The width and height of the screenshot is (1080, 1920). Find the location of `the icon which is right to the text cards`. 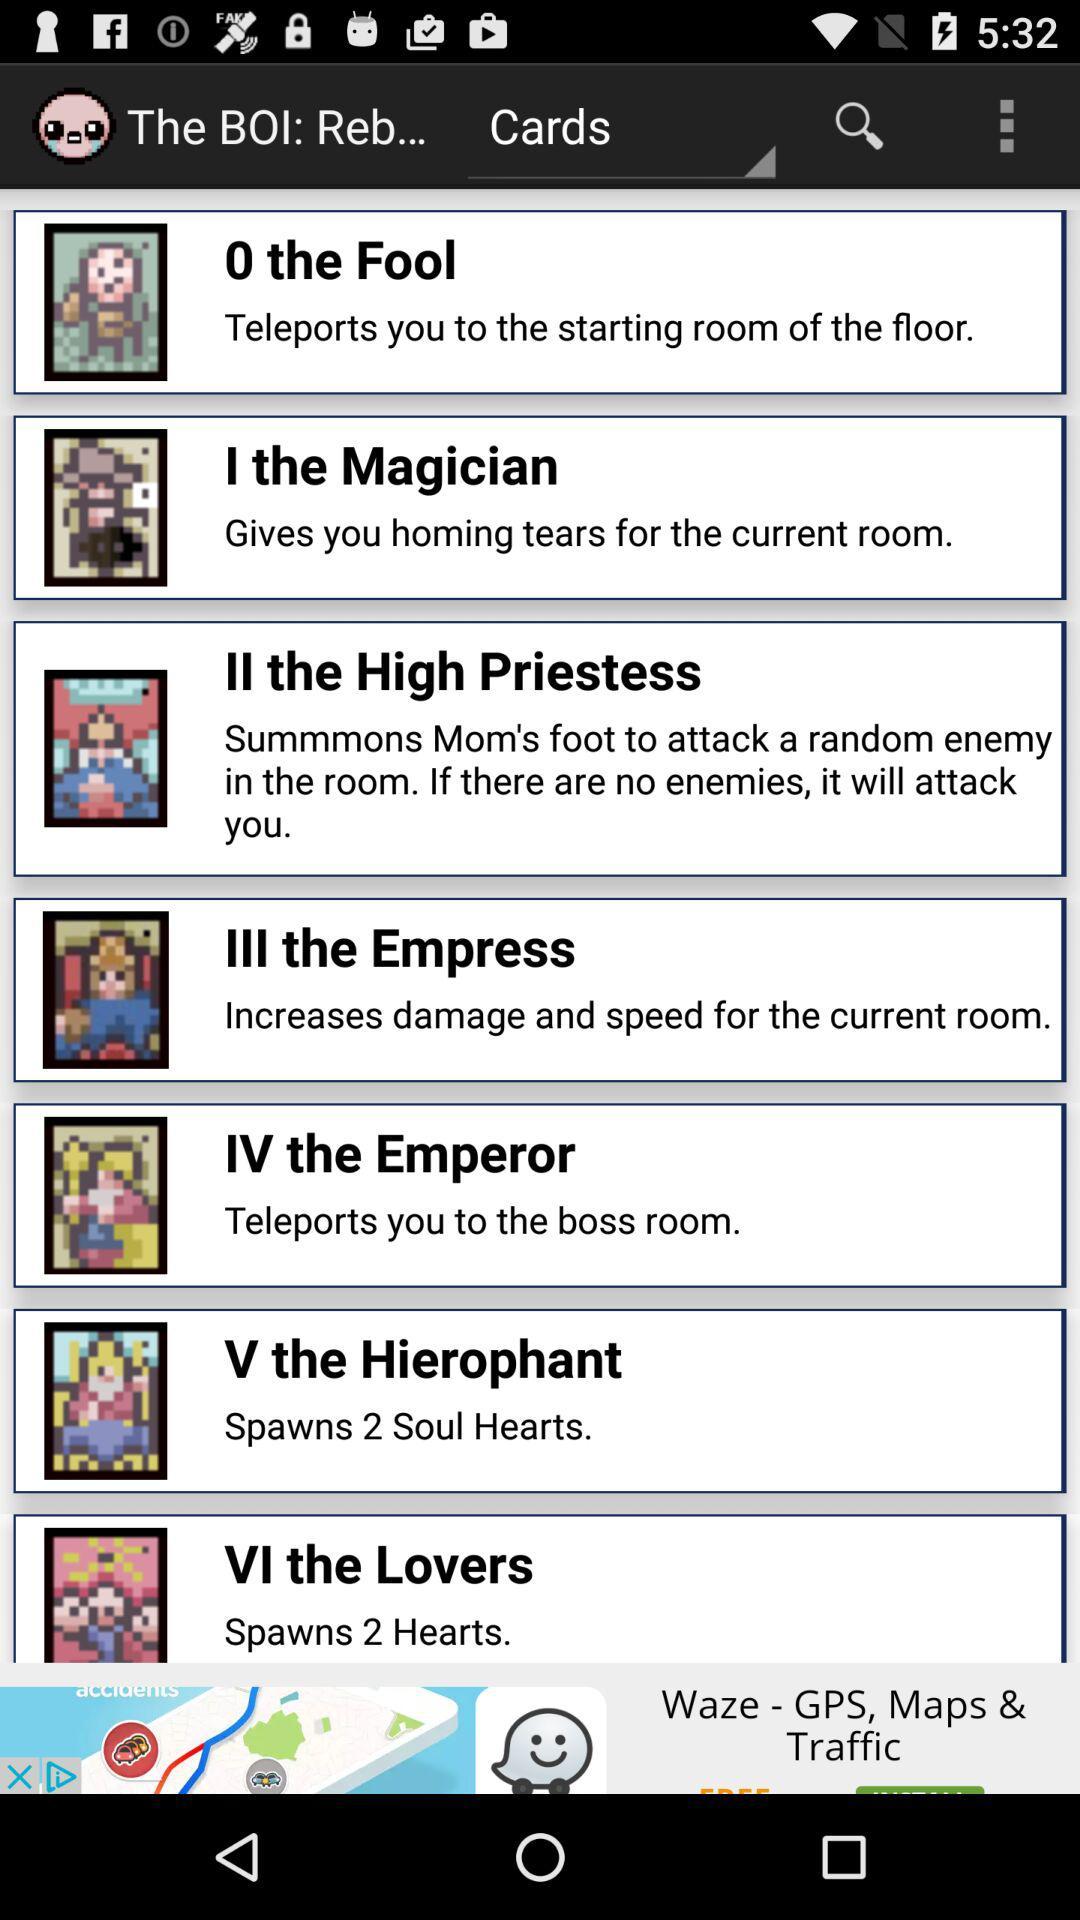

the icon which is right to the text cards is located at coordinates (858, 124).